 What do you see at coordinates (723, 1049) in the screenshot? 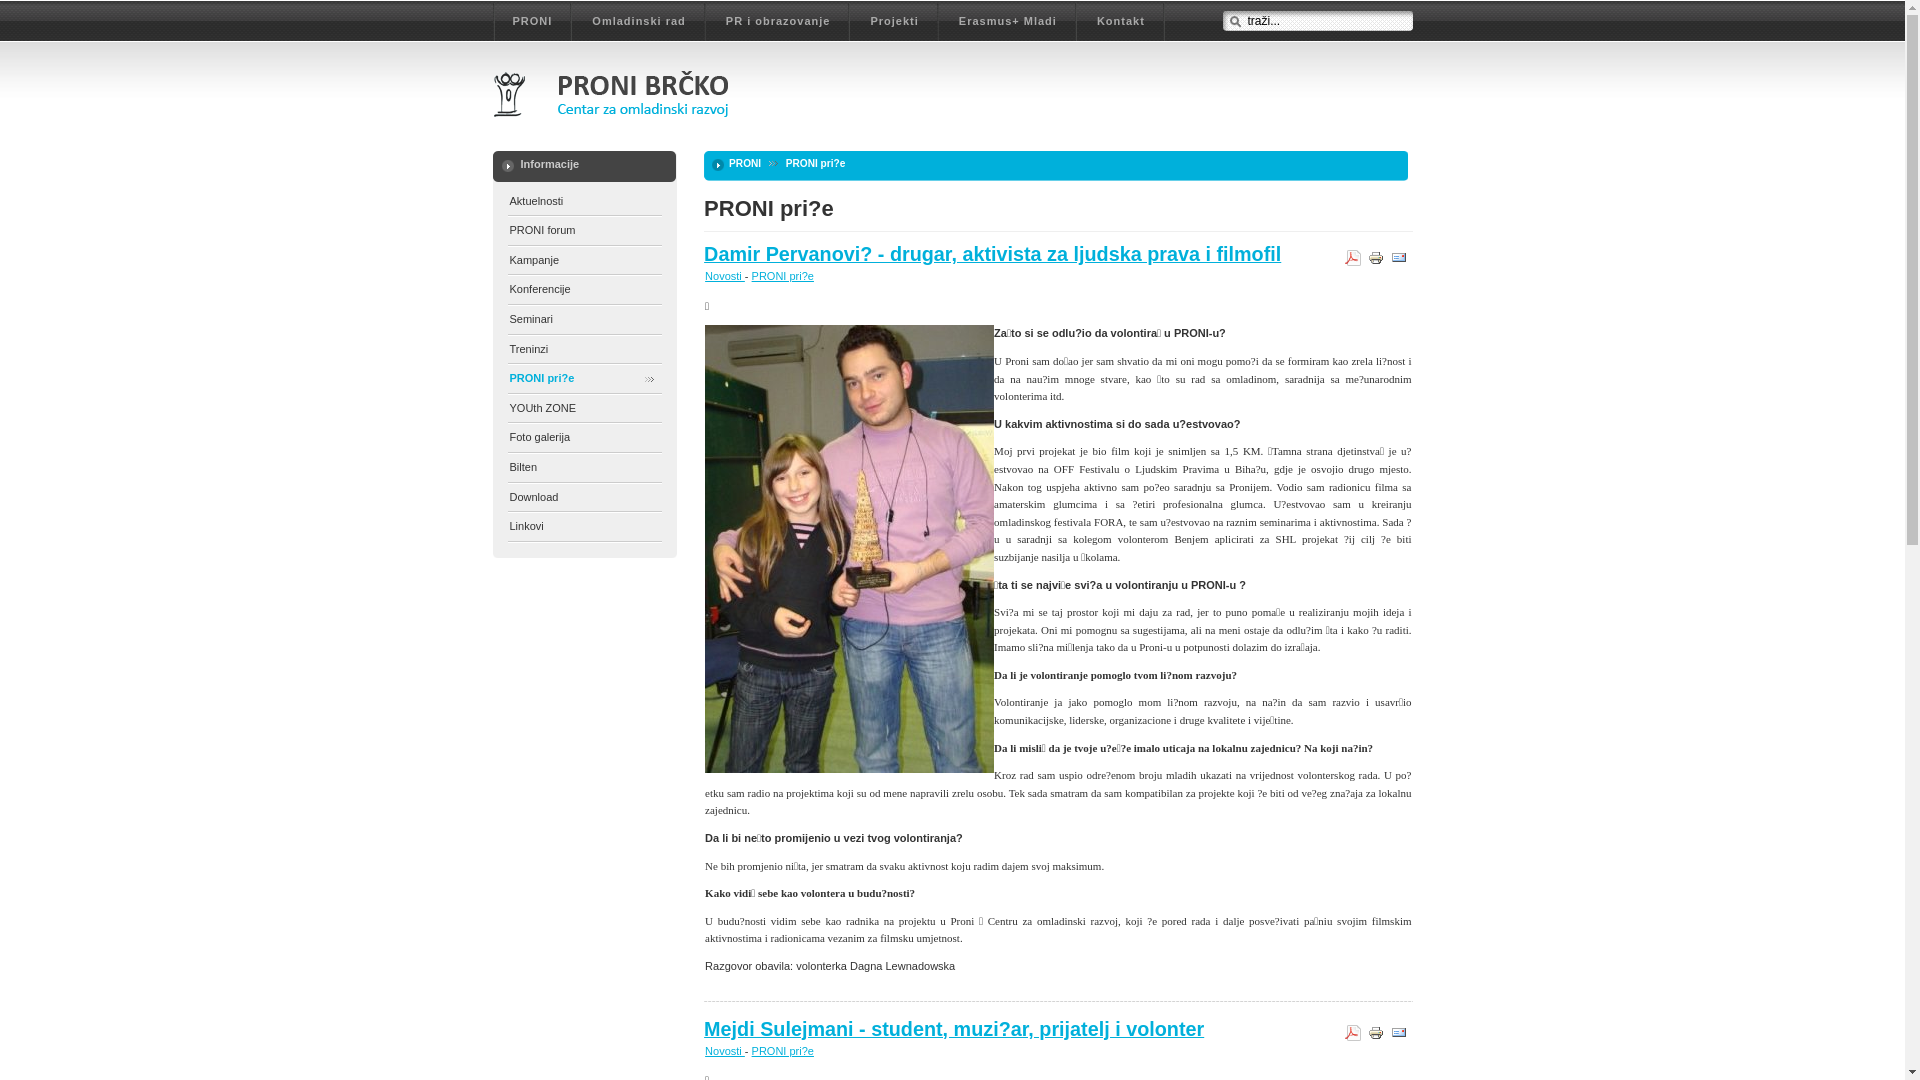
I see `'Novosti'` at bounding box center [723, 1049].